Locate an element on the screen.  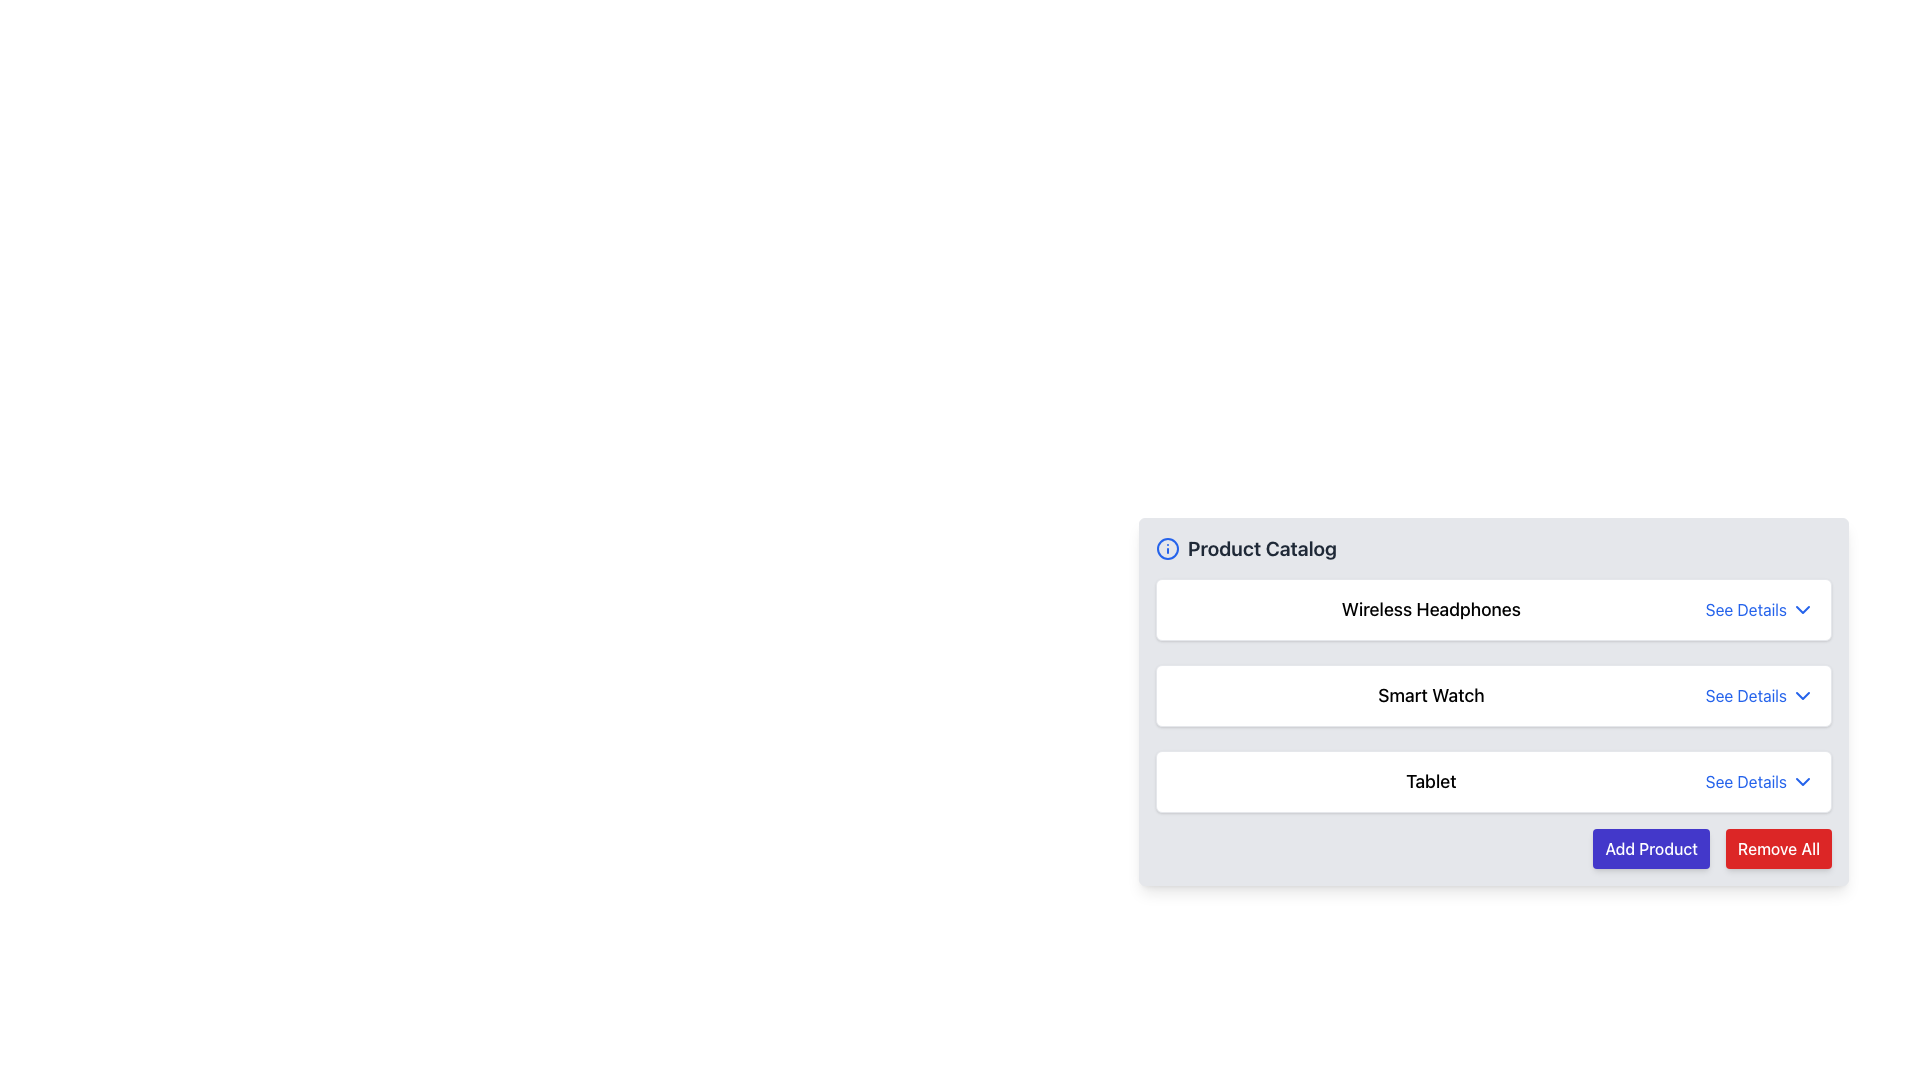
the chevron icon located to the right of the 'See Details' text in the row for the 'Smart Watch' item is located at coordinates (1803, 694).